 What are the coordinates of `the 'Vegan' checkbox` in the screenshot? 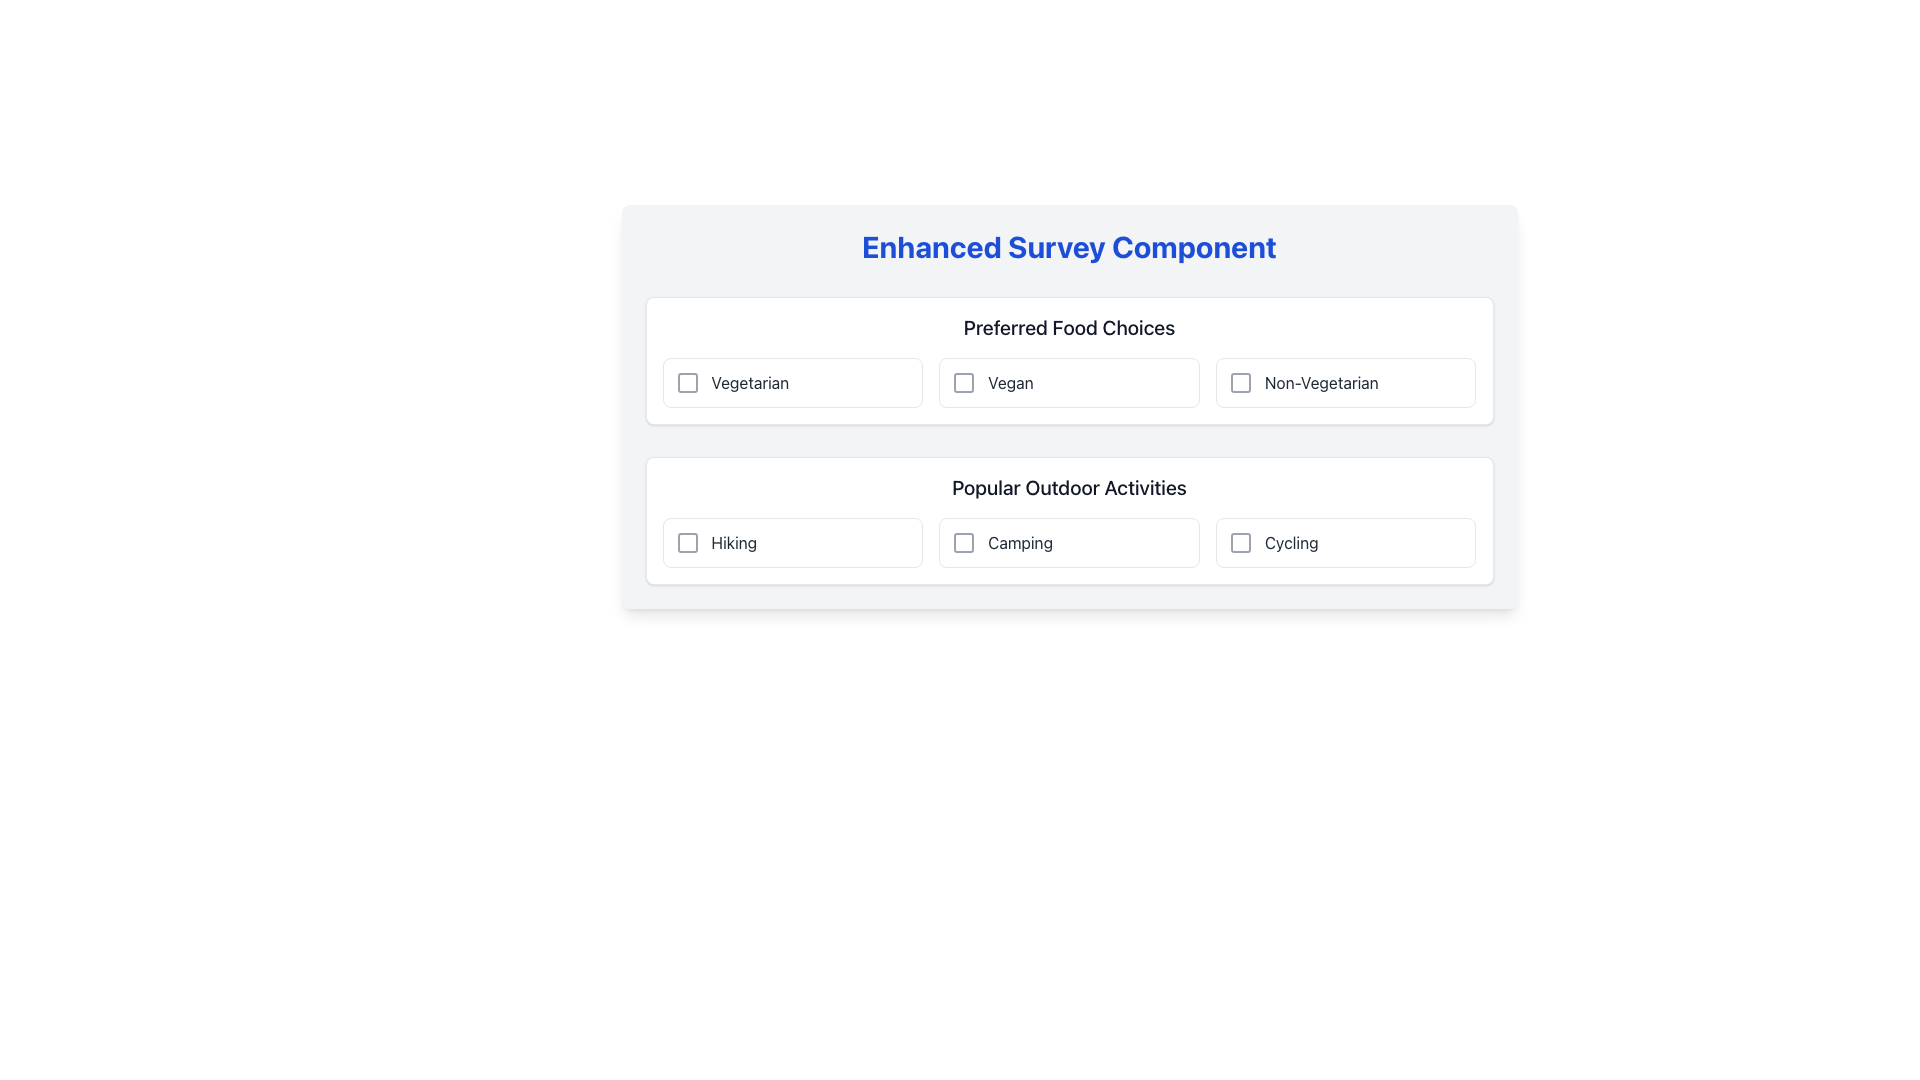 It's located at (1068, 382).